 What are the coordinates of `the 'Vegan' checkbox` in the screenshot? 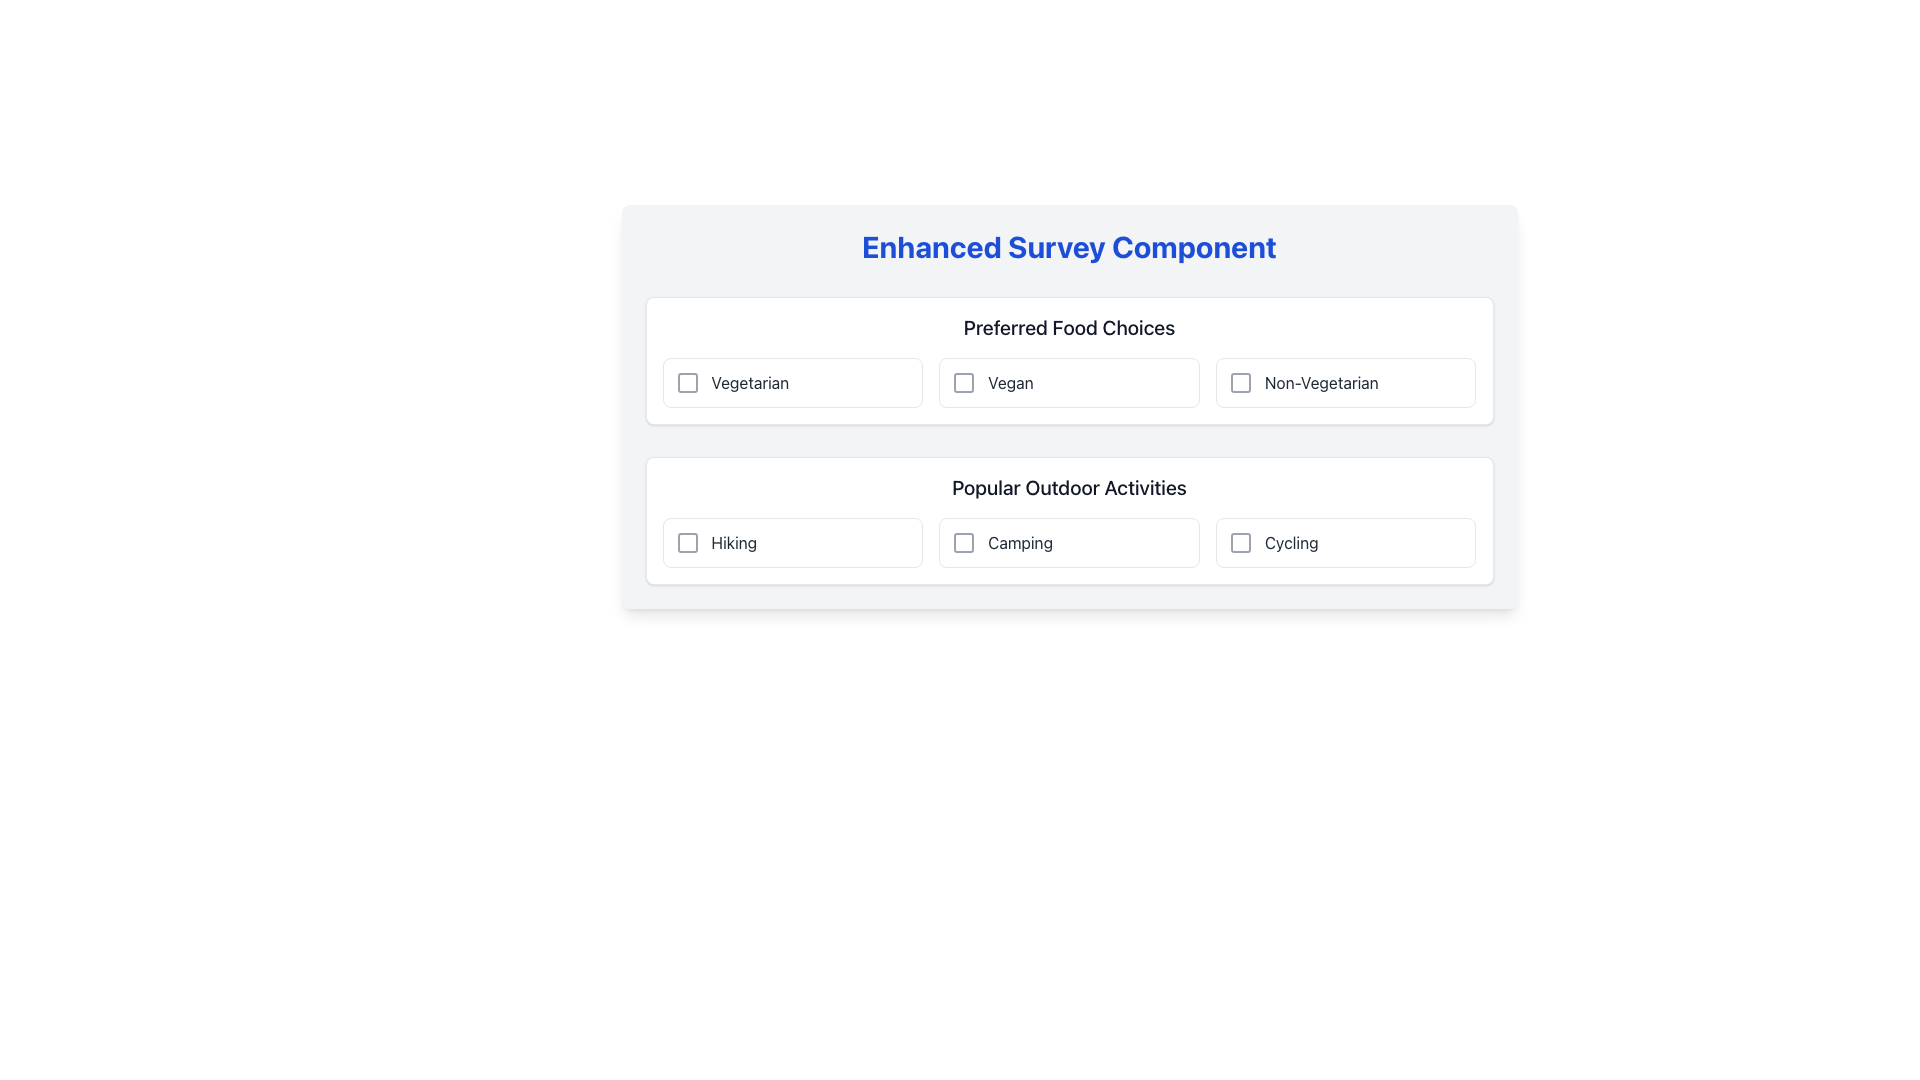 It's located at (1068, 382).